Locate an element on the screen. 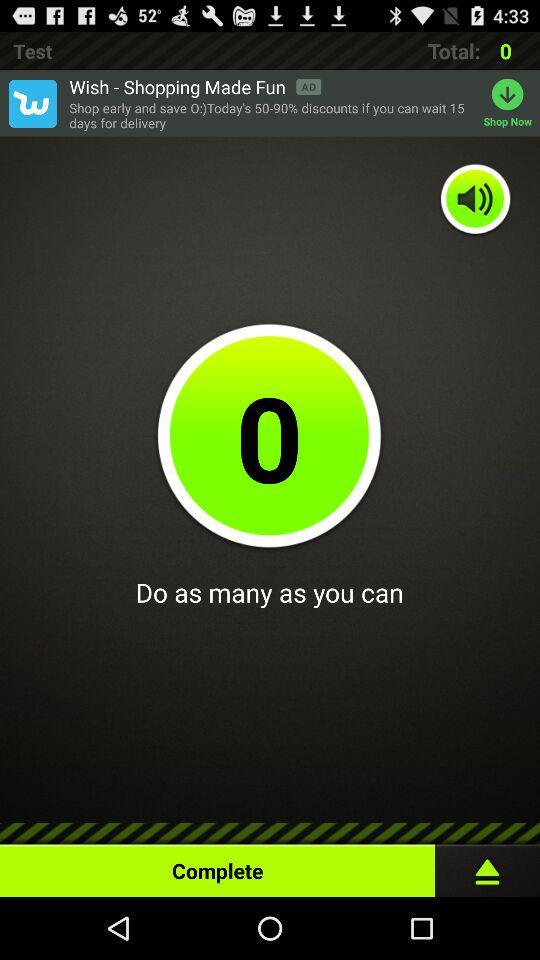 The image size is (540, 960). increase volume is located at coordinates (475, 200).